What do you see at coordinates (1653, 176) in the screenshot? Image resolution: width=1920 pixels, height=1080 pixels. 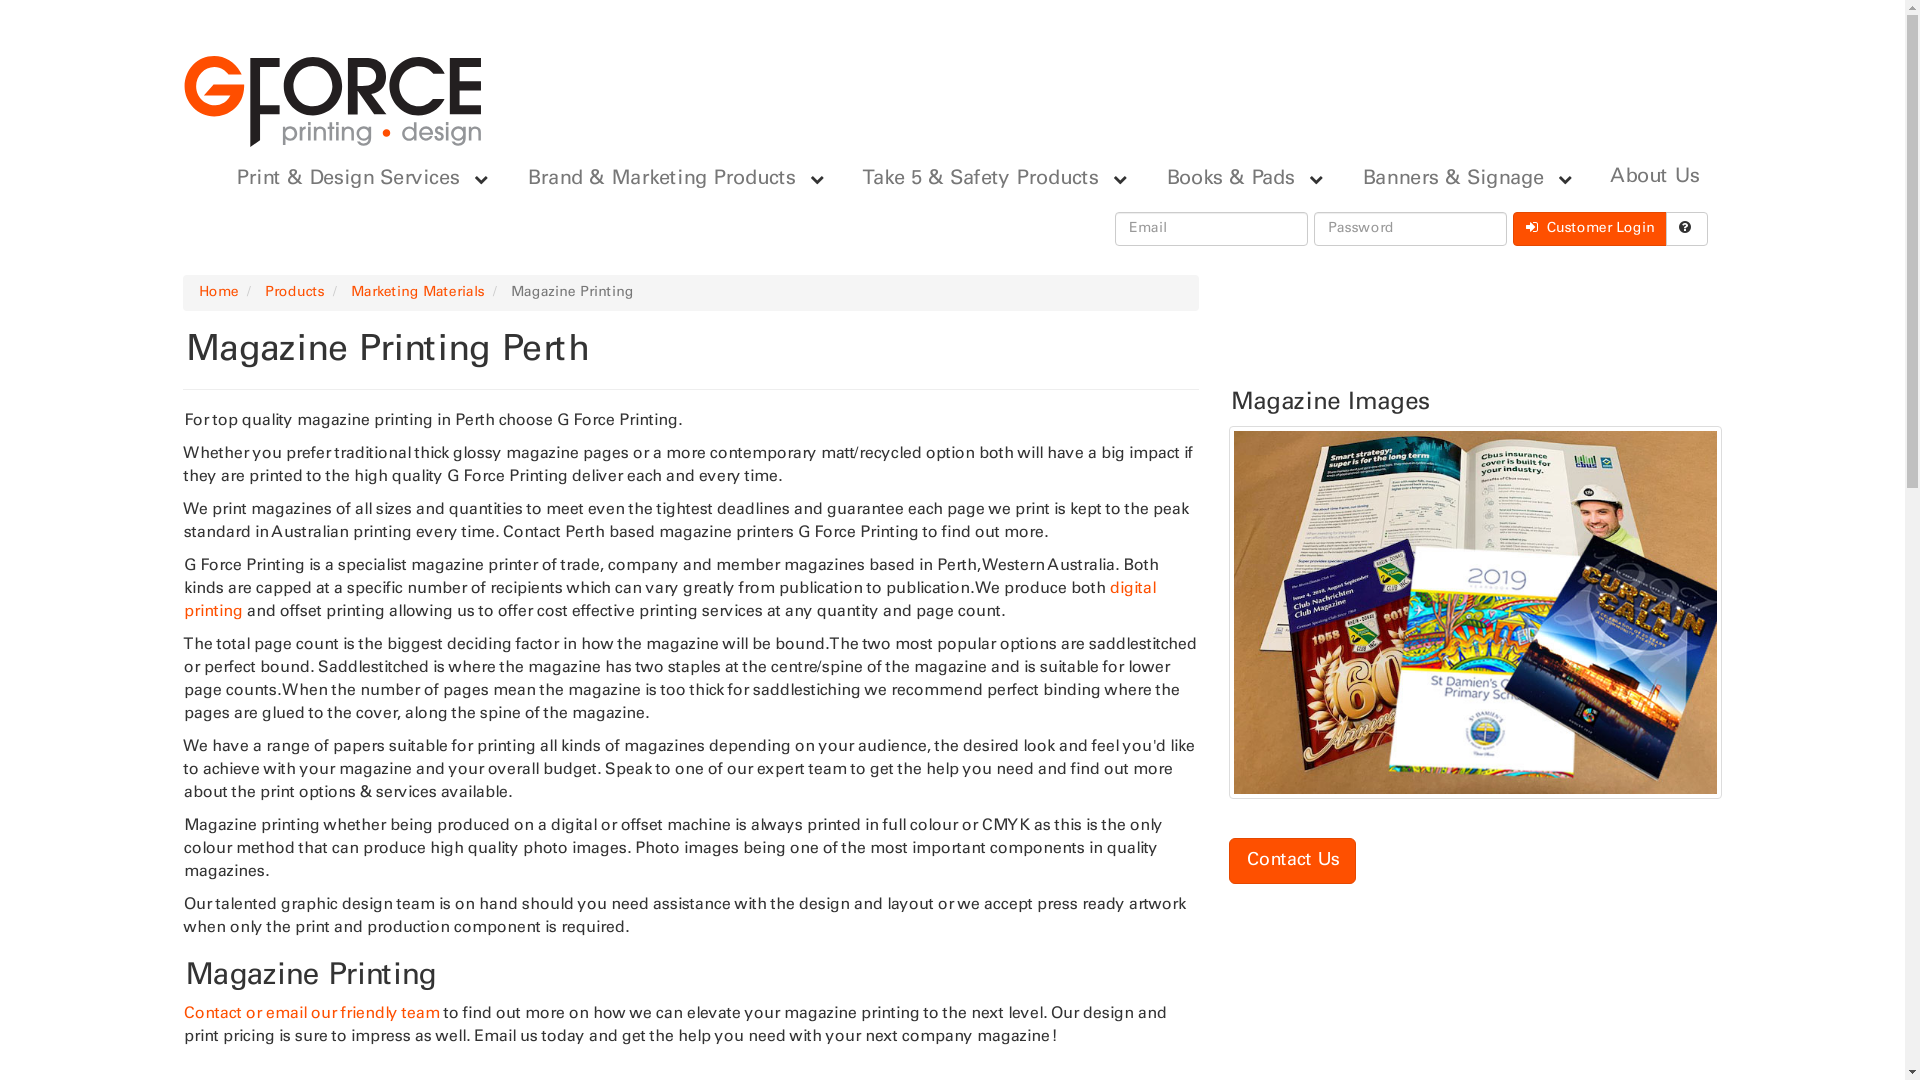 I see `'About Us'` at bounding box center [1653, 176].